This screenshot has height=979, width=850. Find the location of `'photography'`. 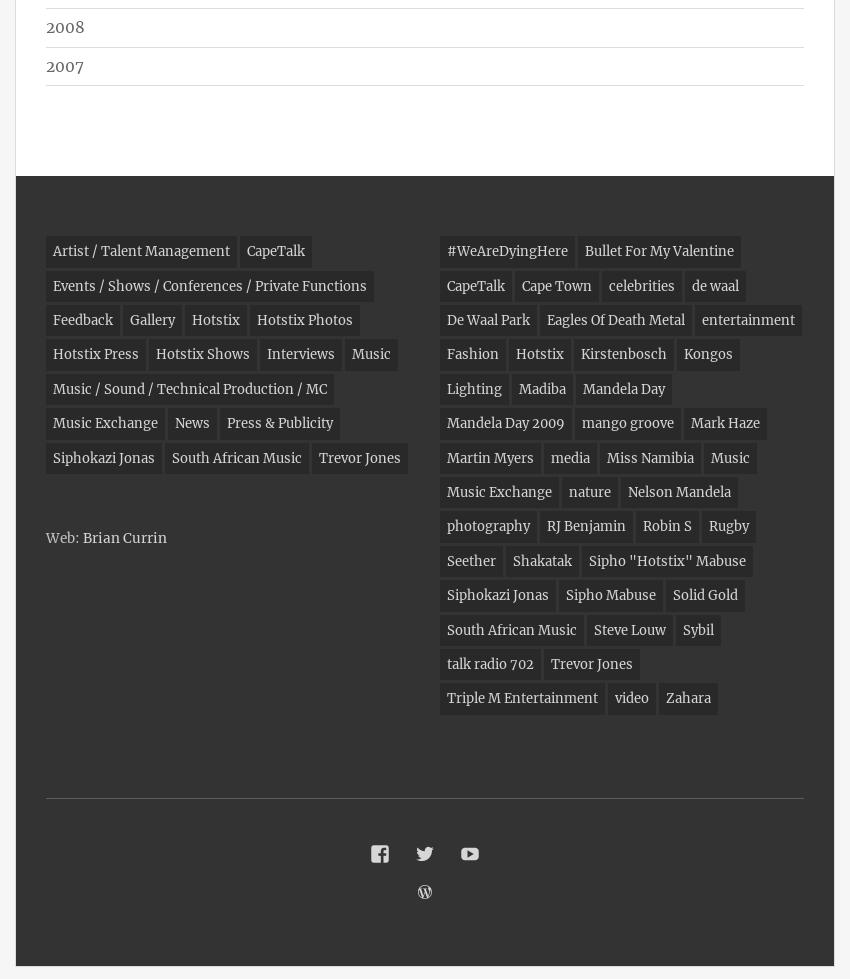

'photography' is located at coordinates (488, 525).